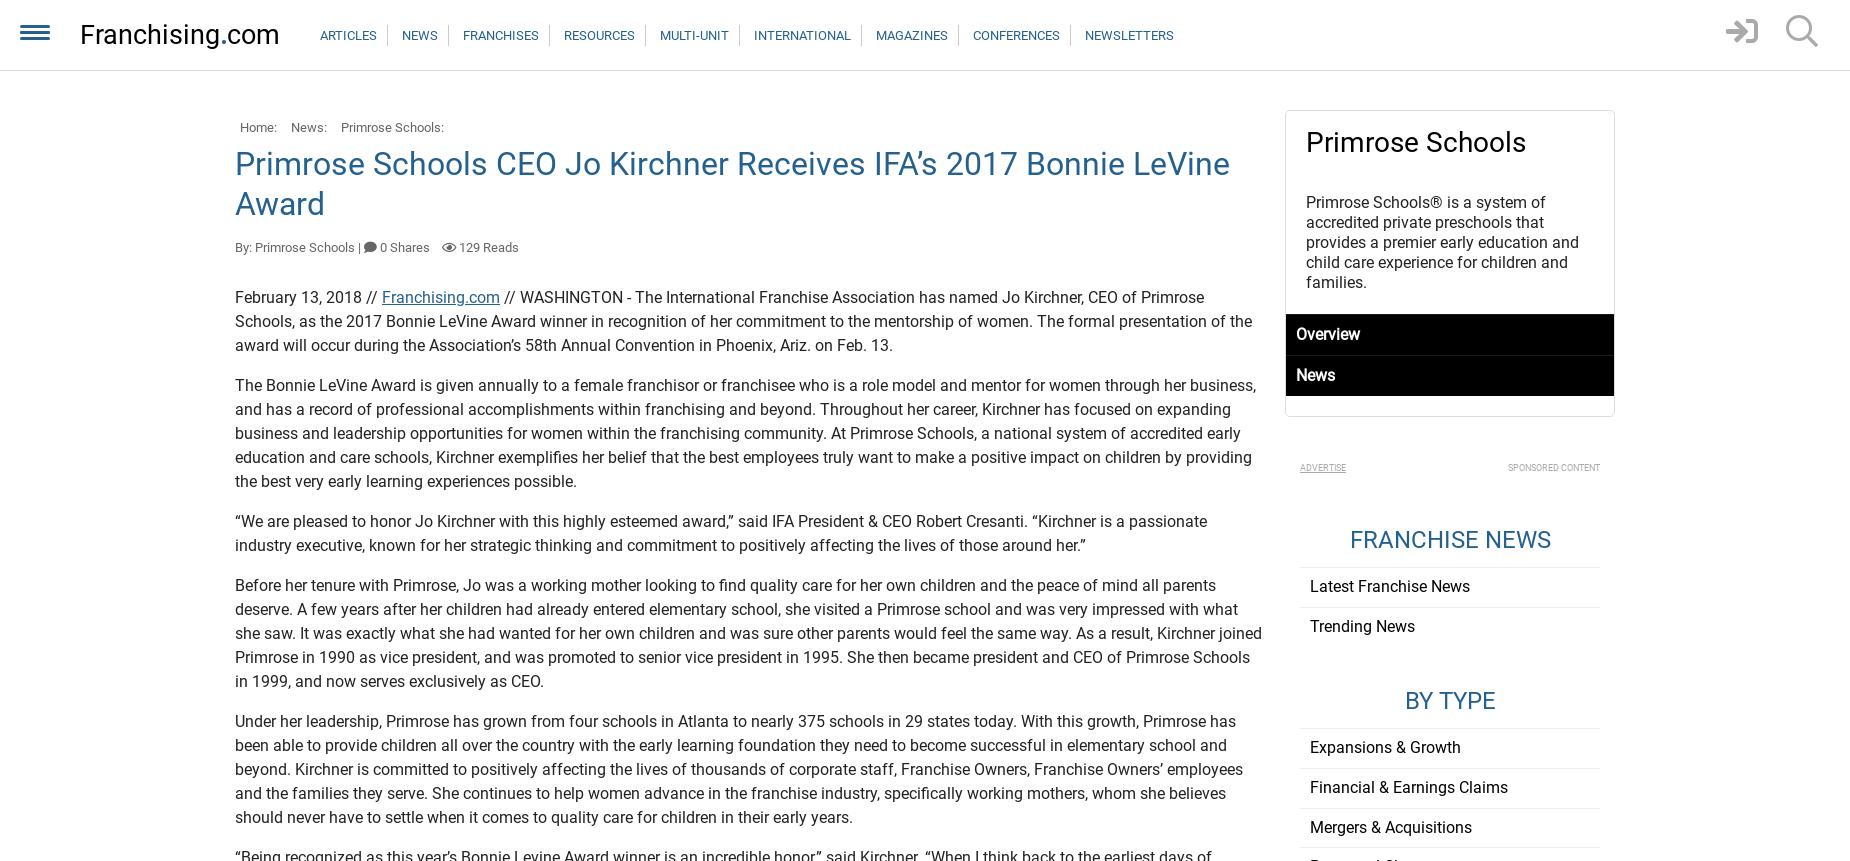 This screenshot has height=861, width=1850. Describe the element at coordinates (233, 633) in the screenshot. I see `'Before her tenure with Primrose, Jo was a working mother looking to find quality care for her own children and the peace of mind all parents deserve. A few years after her children had already entered elementary school, she visited a Primrose school and was very impressed with what she saw. It was exactly what she had wanted for her own children and was sure other parents would feel the same way. As a result, Kirchner joined Primrose in 1990 as vice president, and was promoted to senior vice president in 1995. She then became president and CEO of Primrose Schools in 1999, and now serves exclusively as CEO.'` at that location.